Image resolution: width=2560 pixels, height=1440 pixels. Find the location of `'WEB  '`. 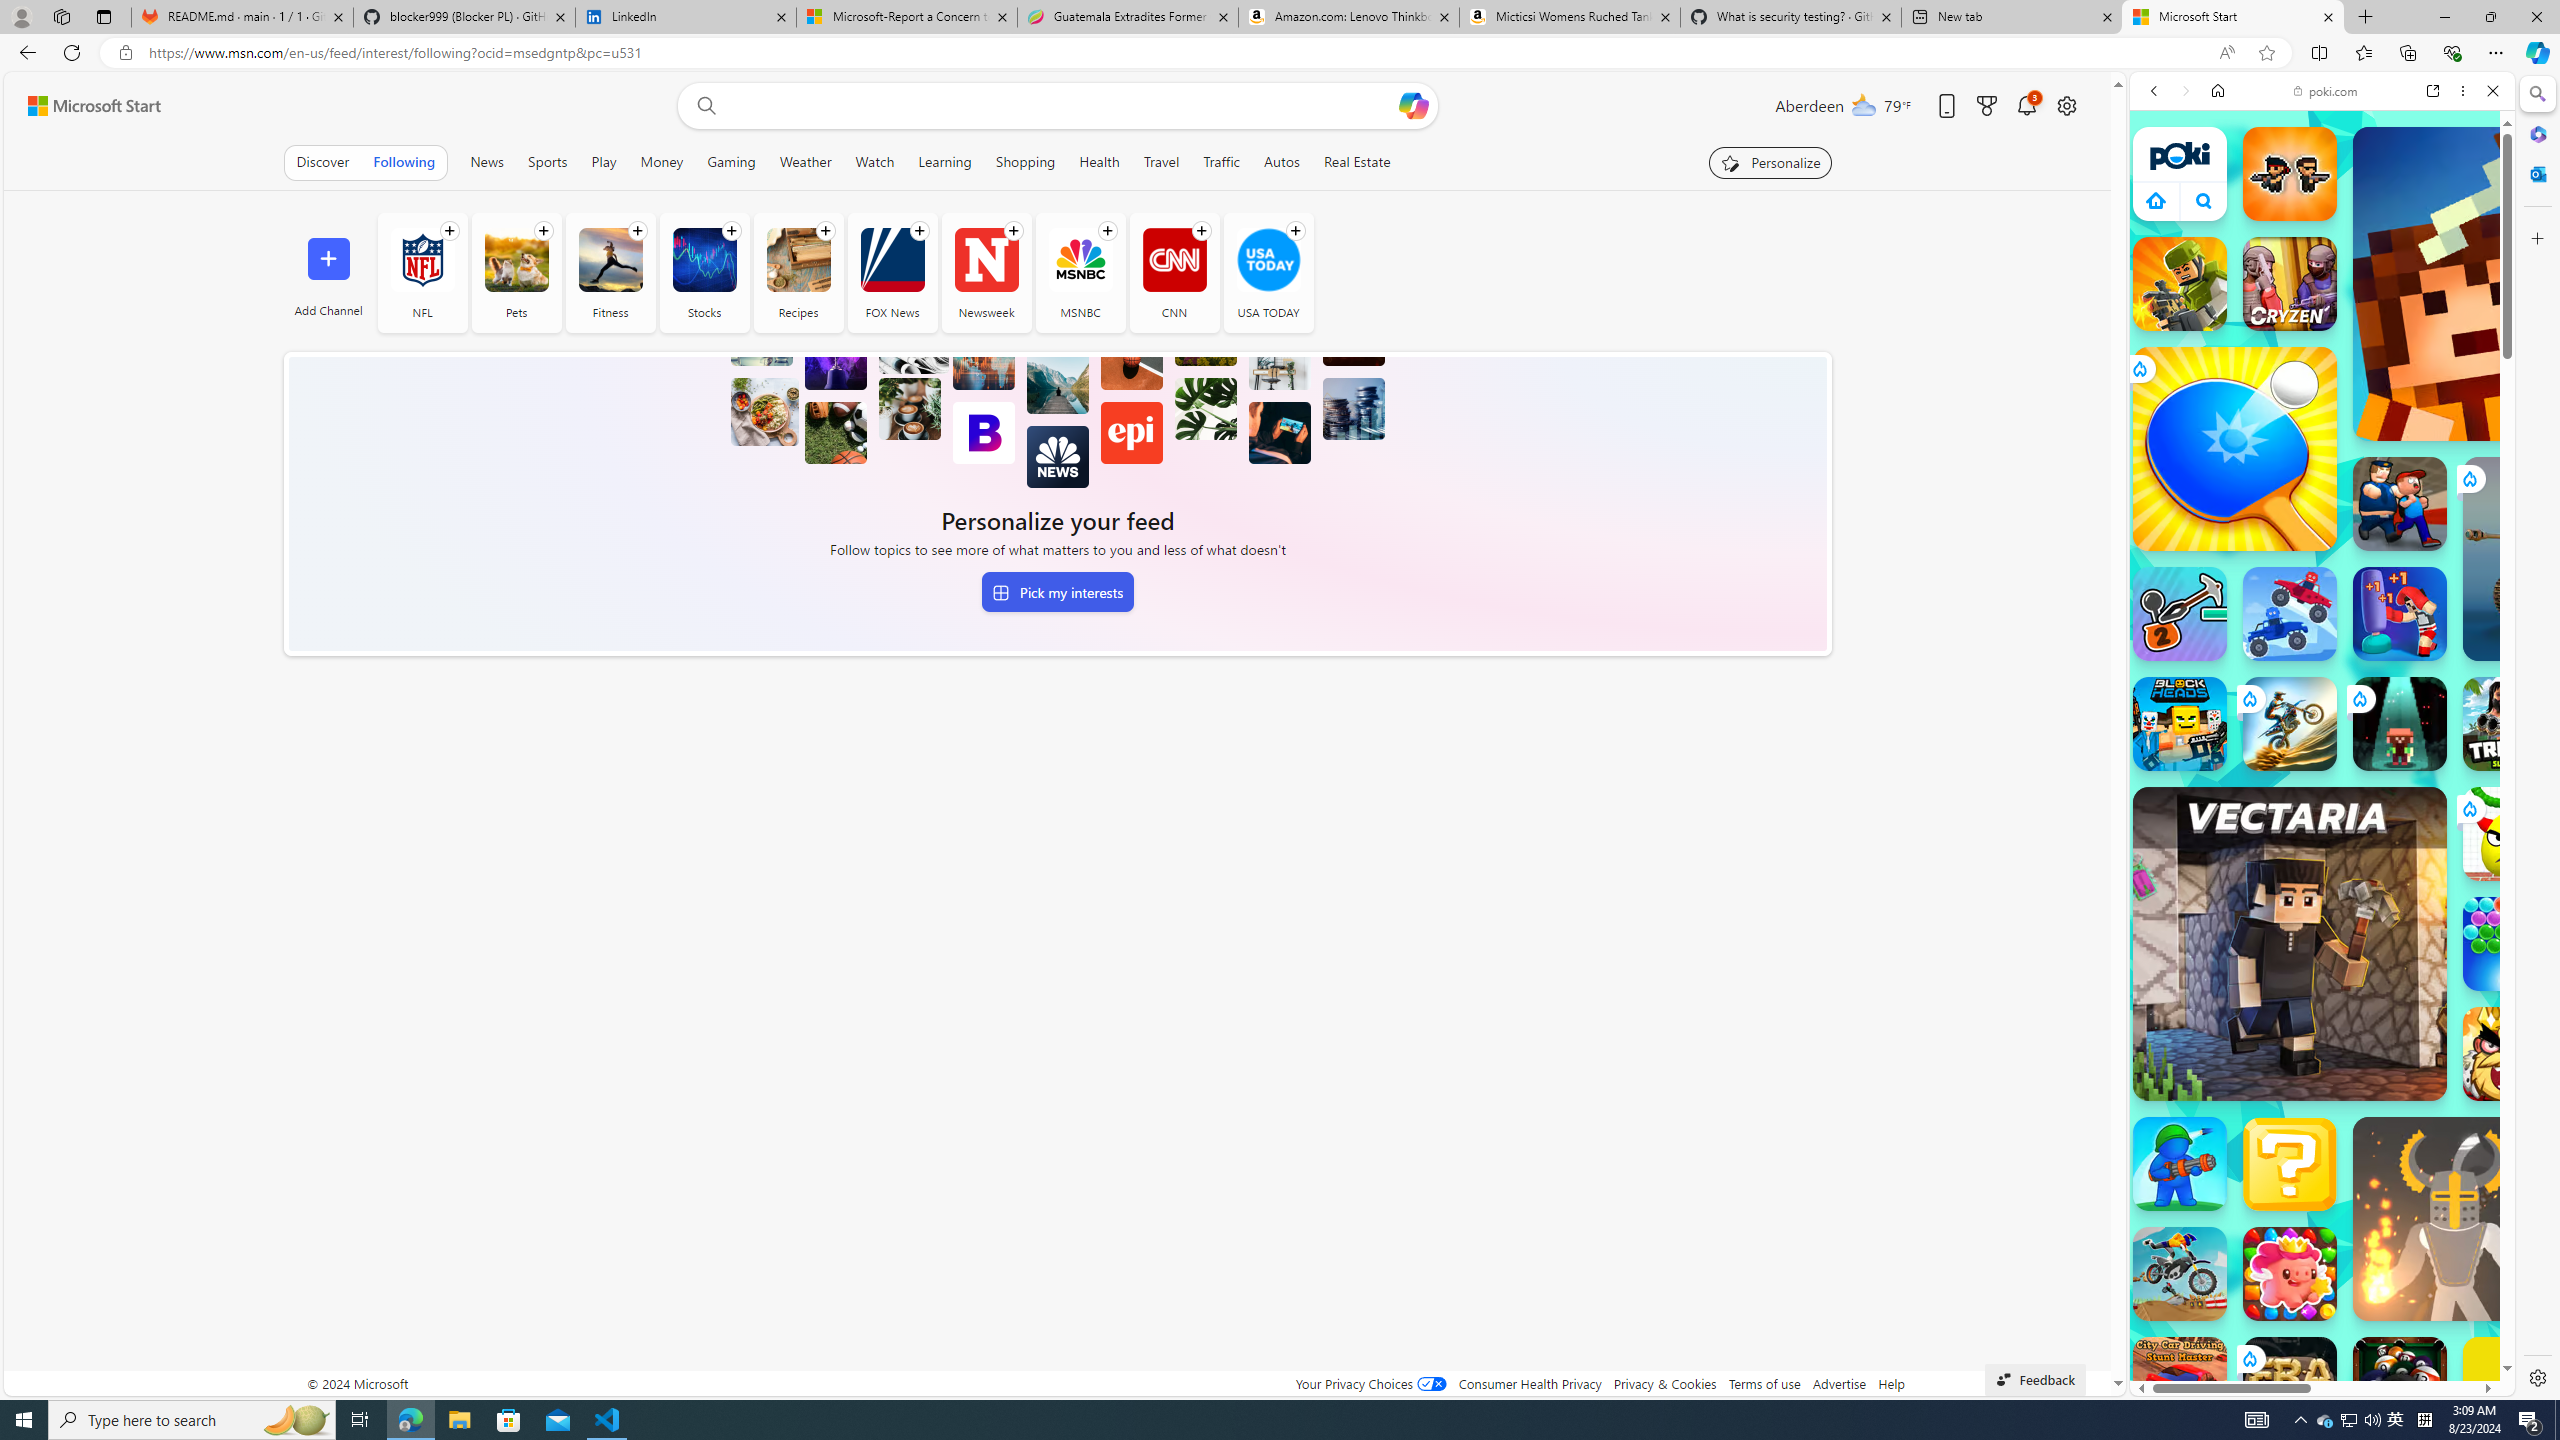

'WEB  ' is located at coordinates (2162, 229).